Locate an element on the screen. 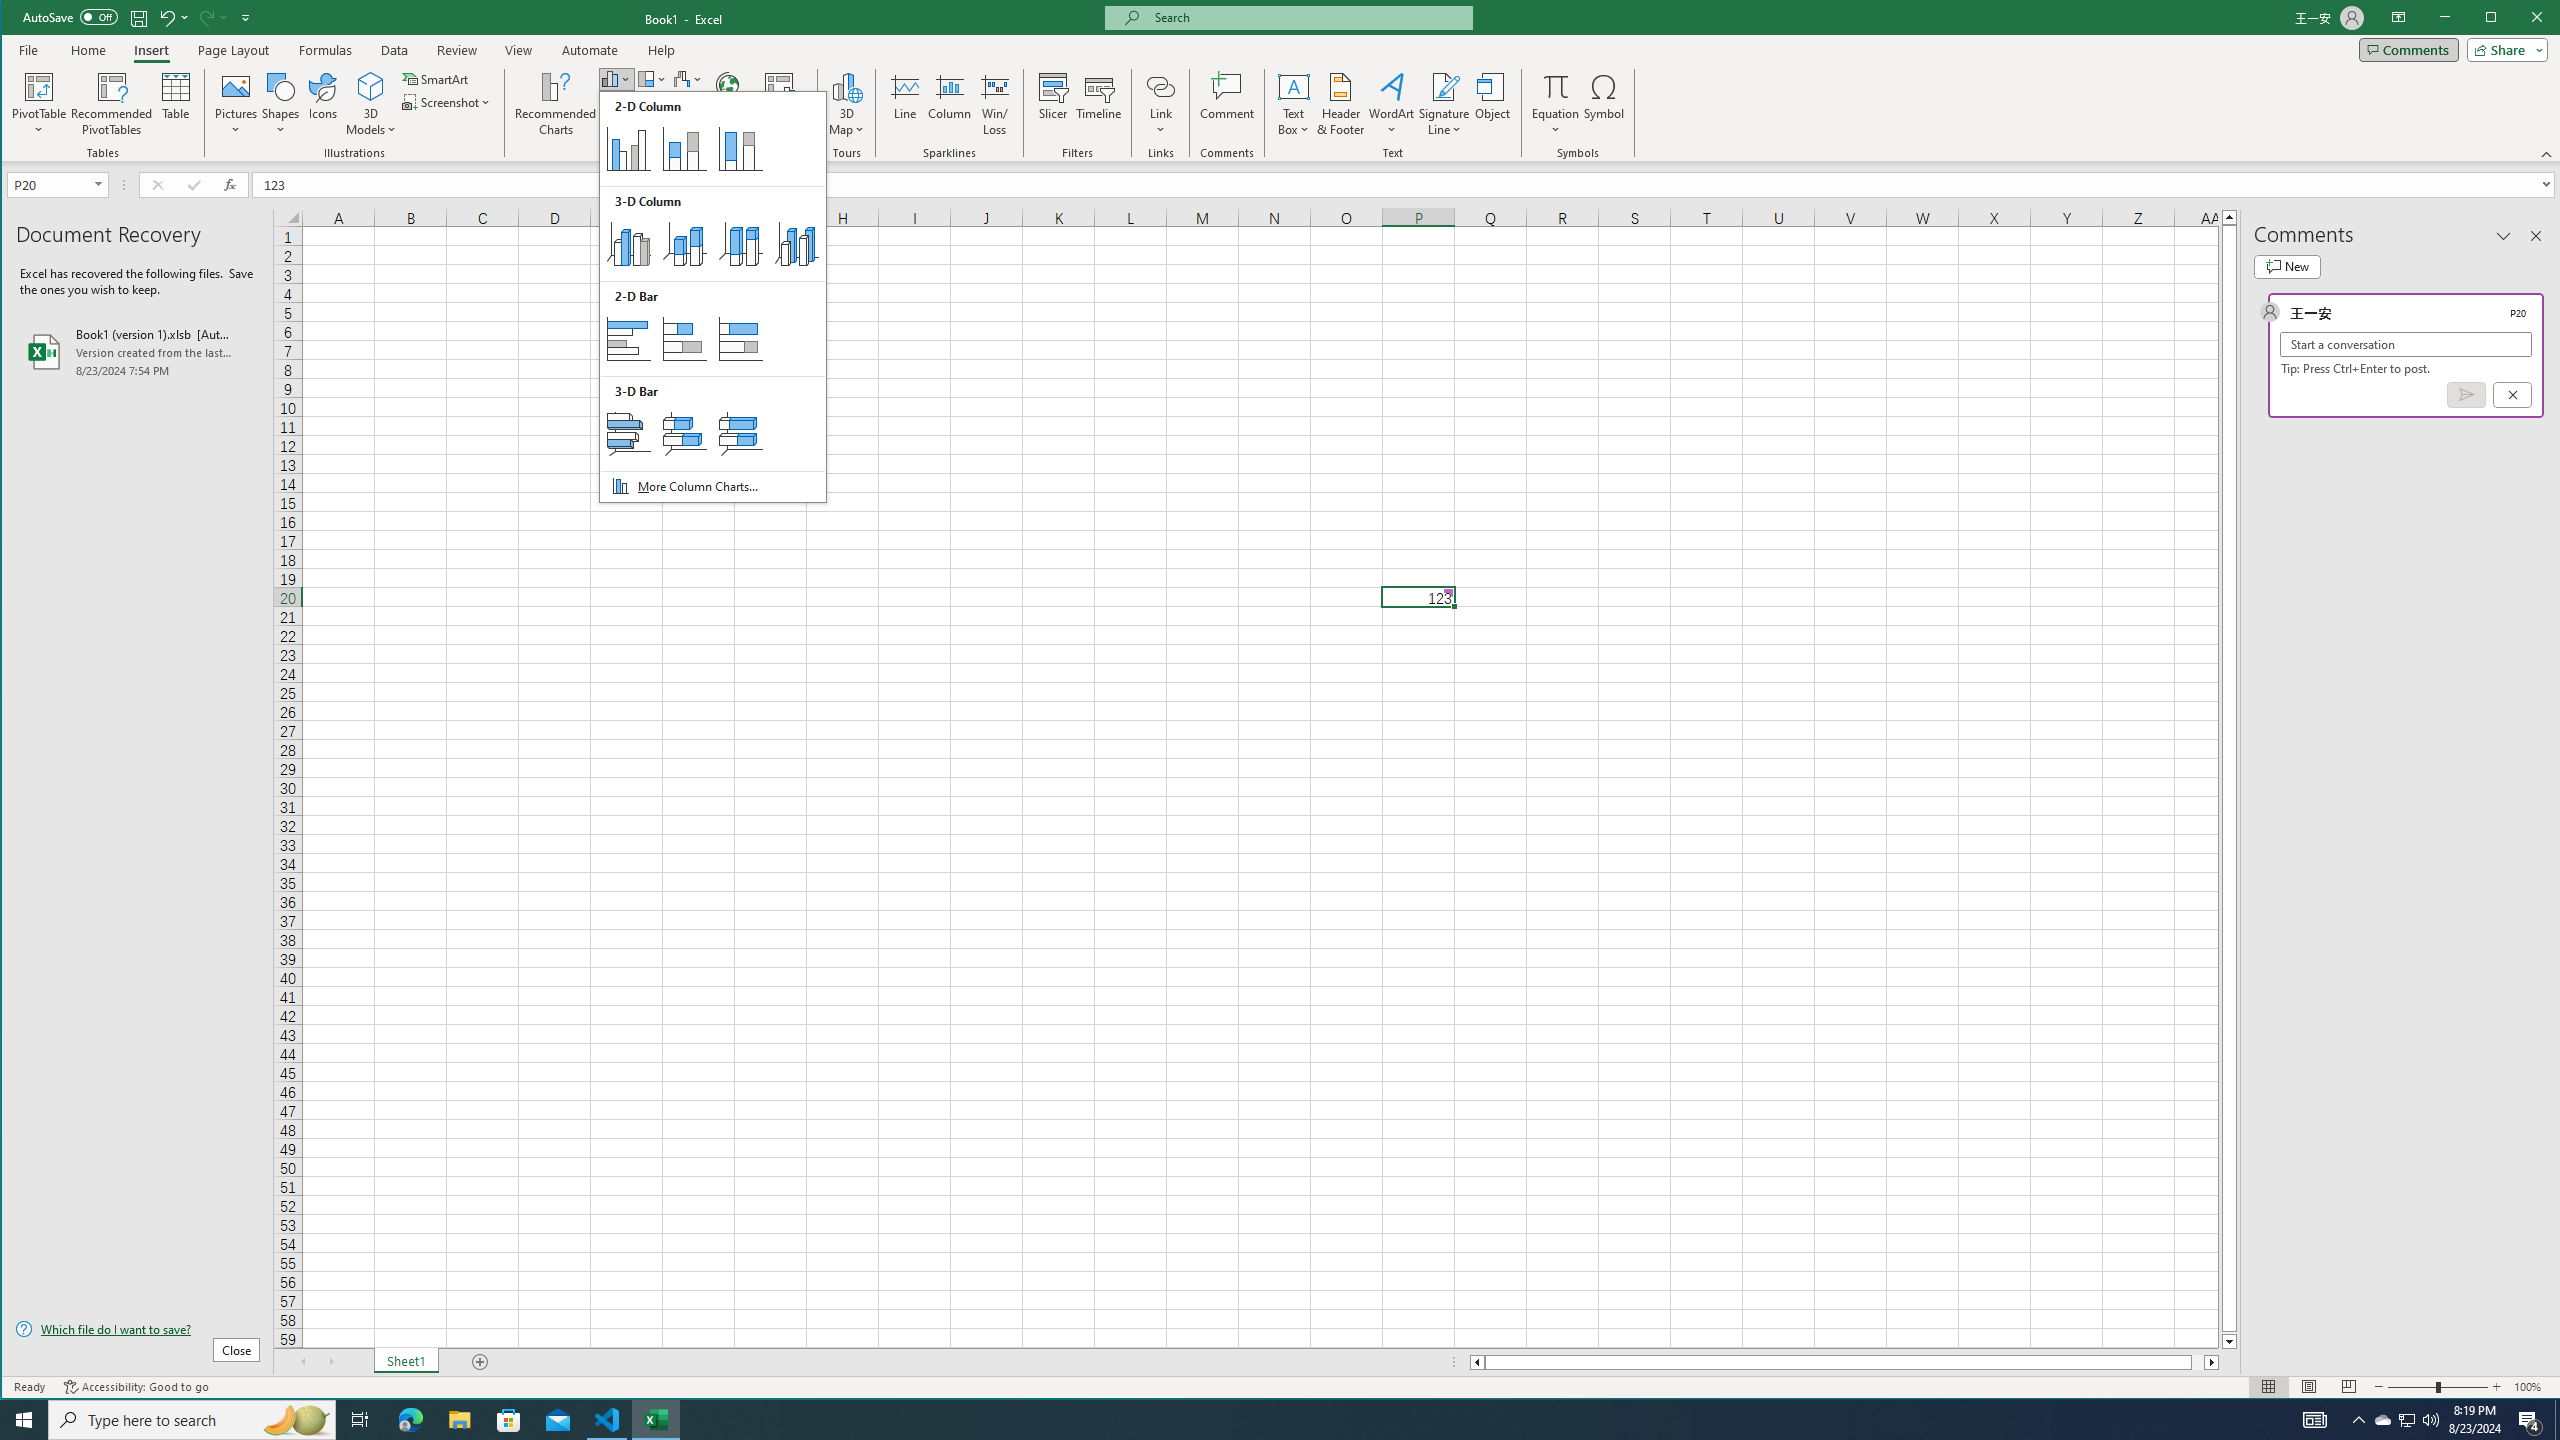 This screenshot has width=2560, height=1440. 'Q2790: 100%' is located at coordinates (2429, 1418).